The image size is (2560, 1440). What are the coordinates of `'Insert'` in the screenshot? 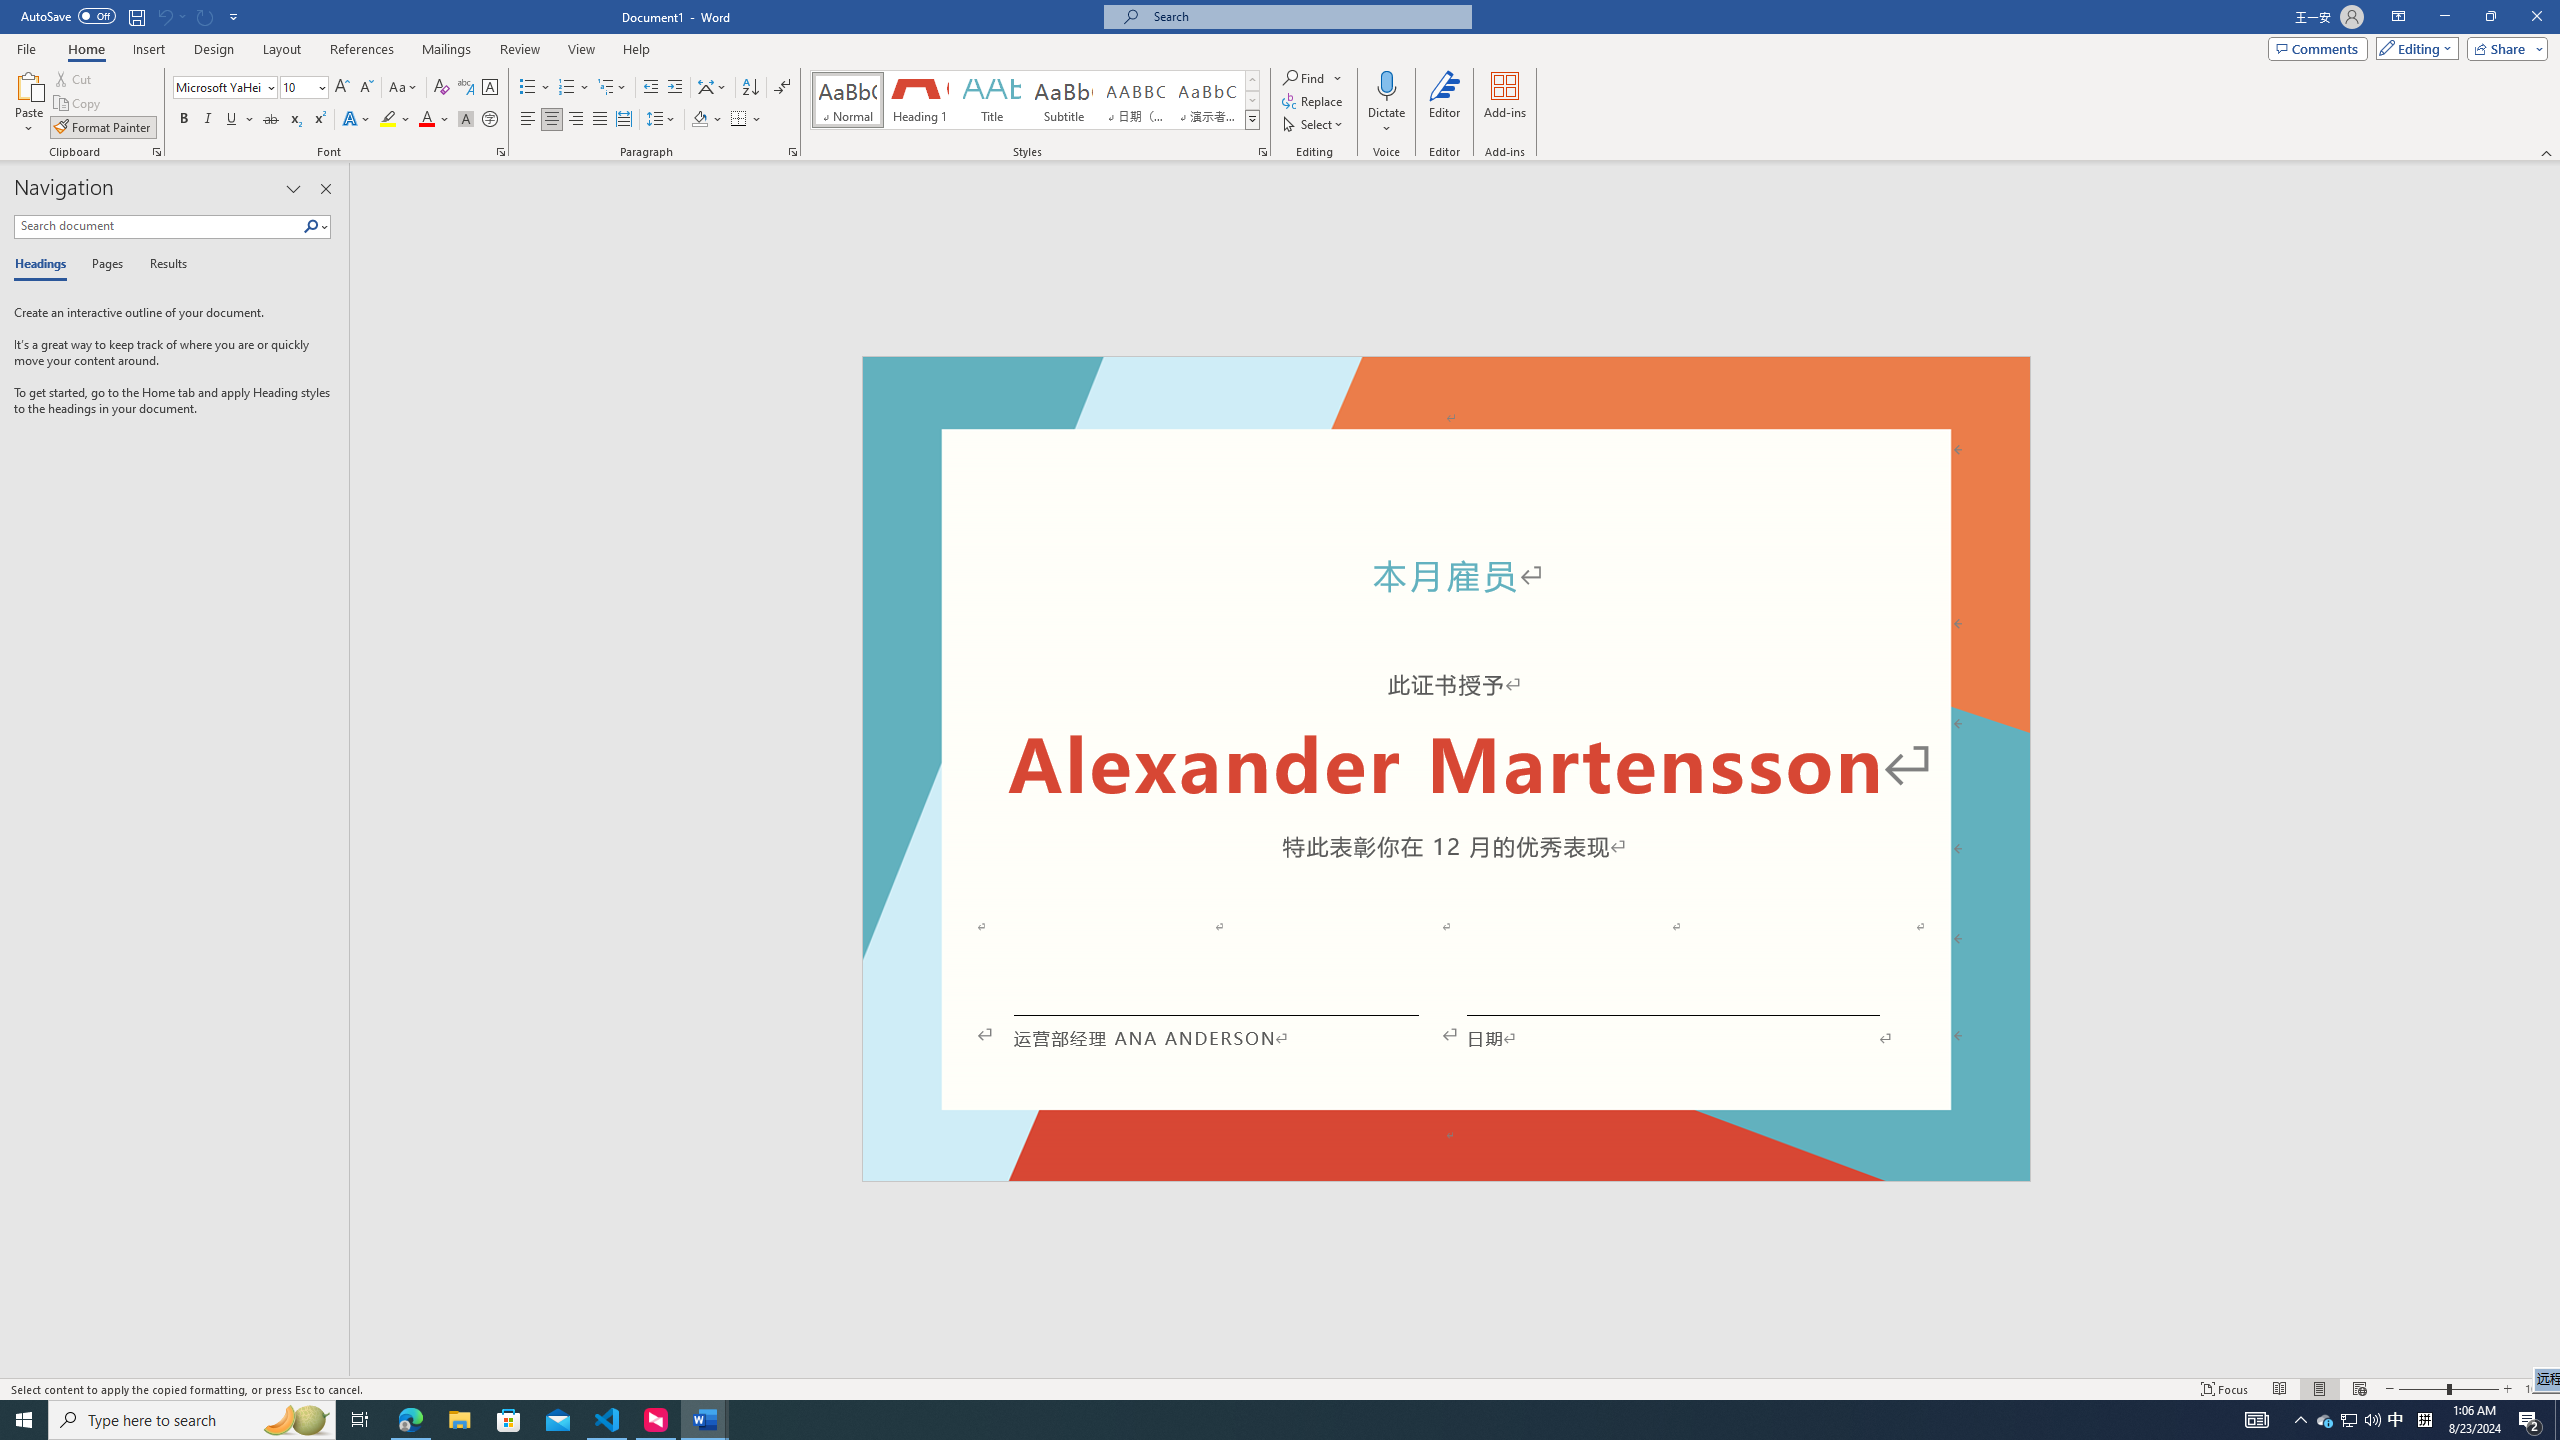 It's located at (147, 49).